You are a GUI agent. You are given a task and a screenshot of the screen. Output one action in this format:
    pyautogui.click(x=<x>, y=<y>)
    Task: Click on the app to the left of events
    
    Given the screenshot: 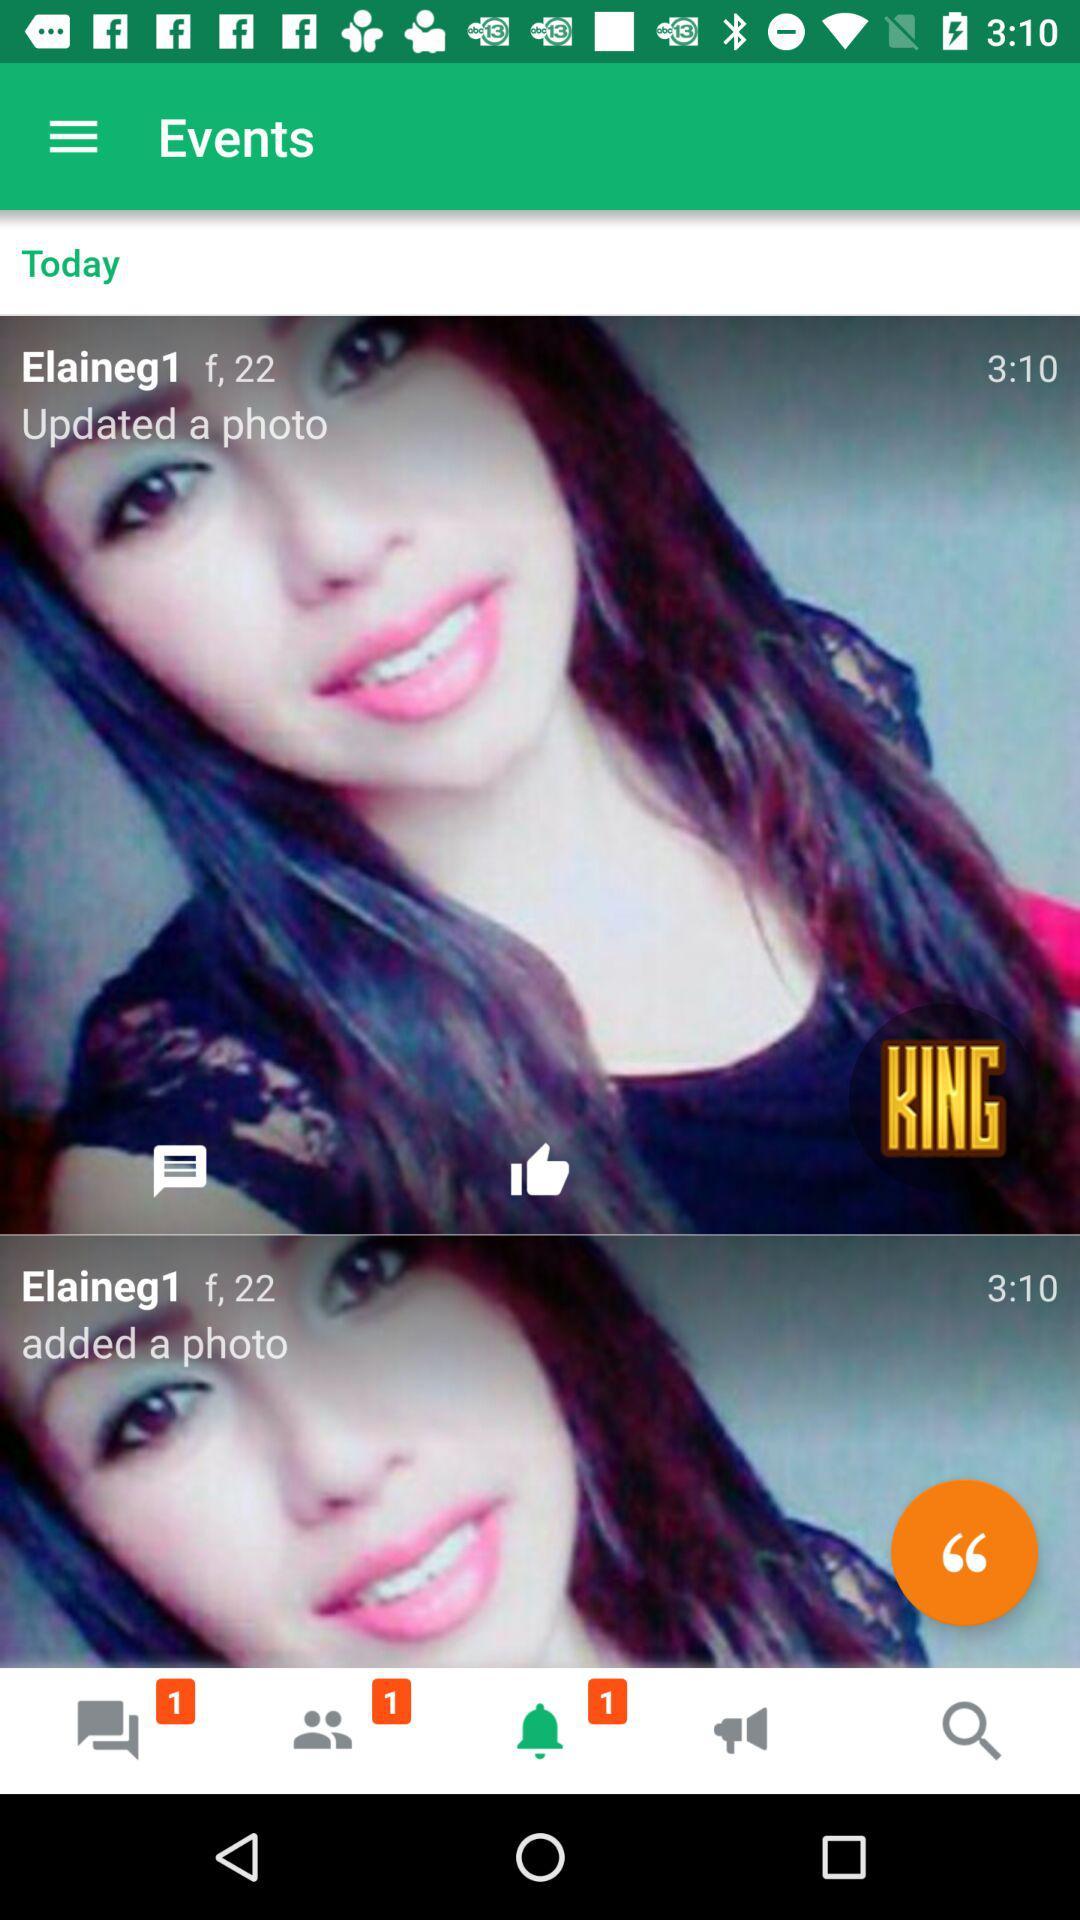 What is the action you would take?
    pyautogui.click(x=72, y=135)
    